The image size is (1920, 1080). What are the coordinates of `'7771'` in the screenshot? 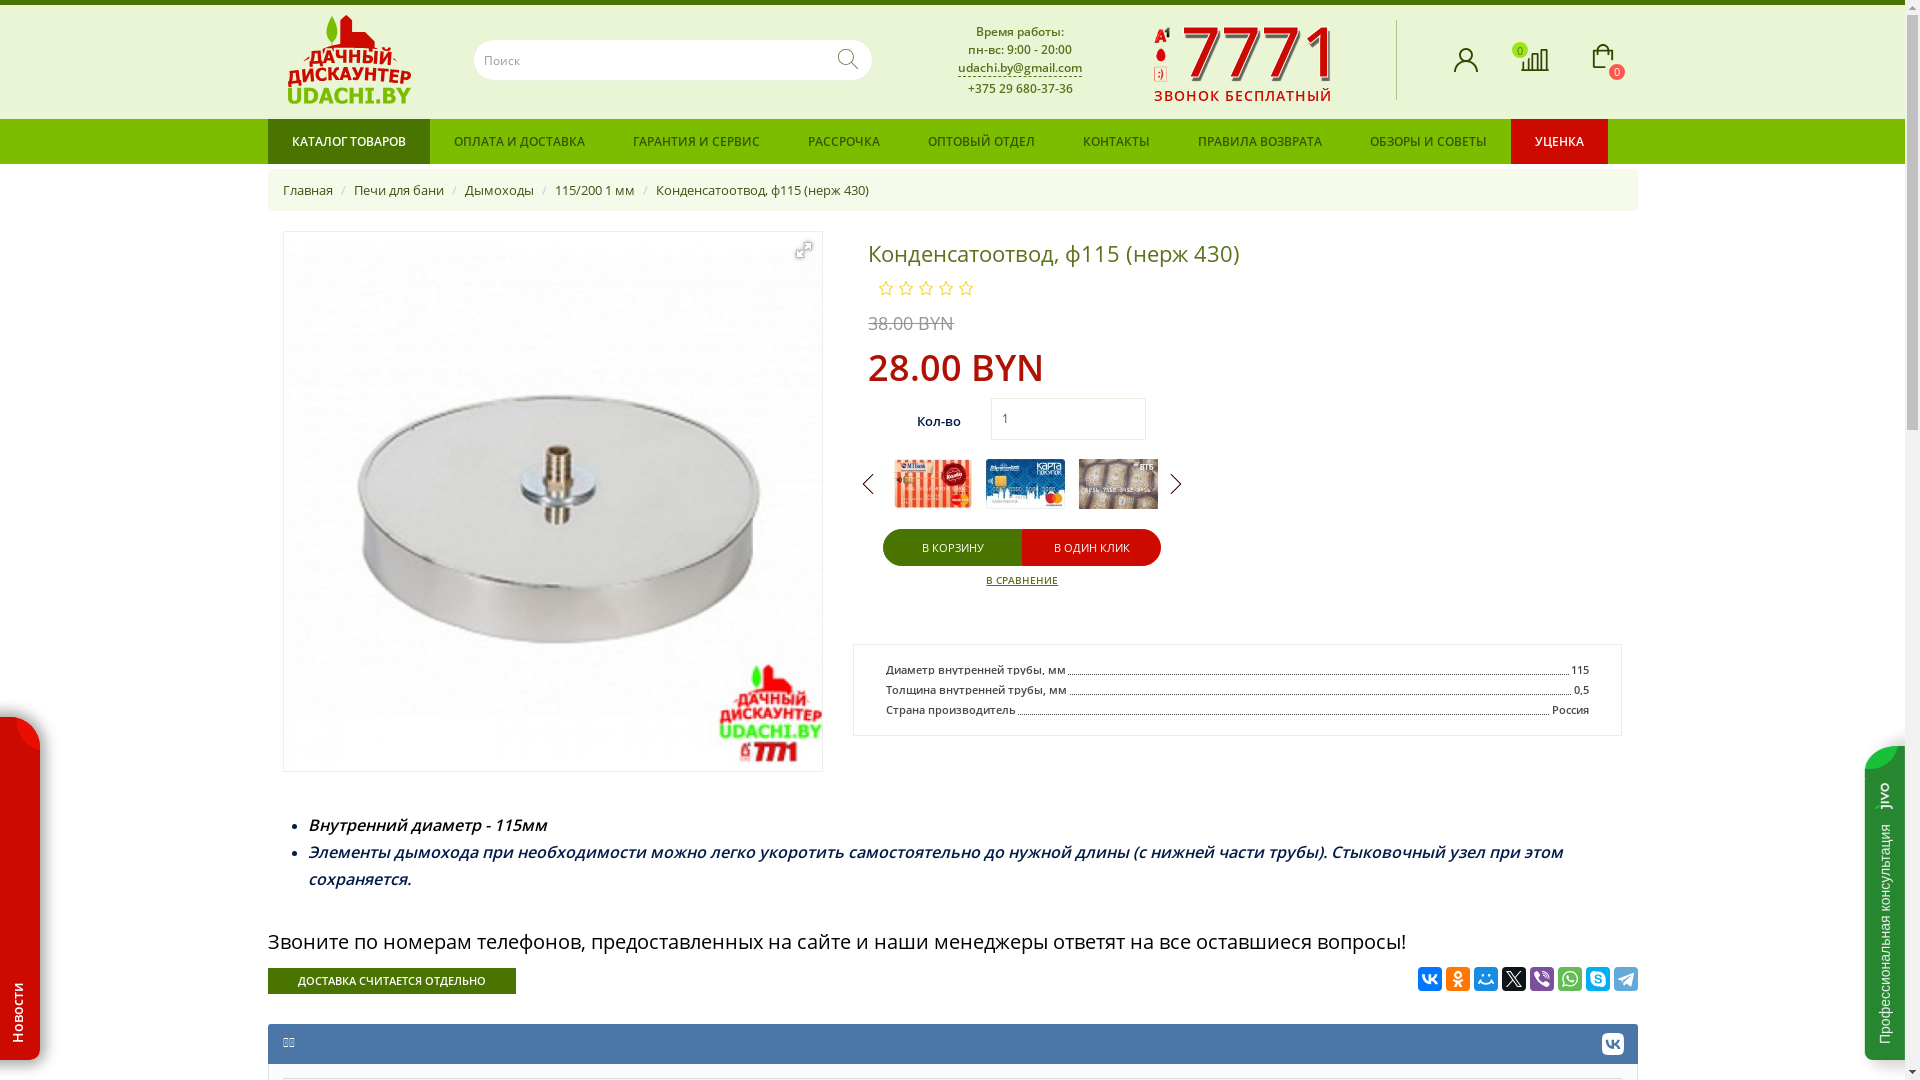 It's located at (1260, 49).